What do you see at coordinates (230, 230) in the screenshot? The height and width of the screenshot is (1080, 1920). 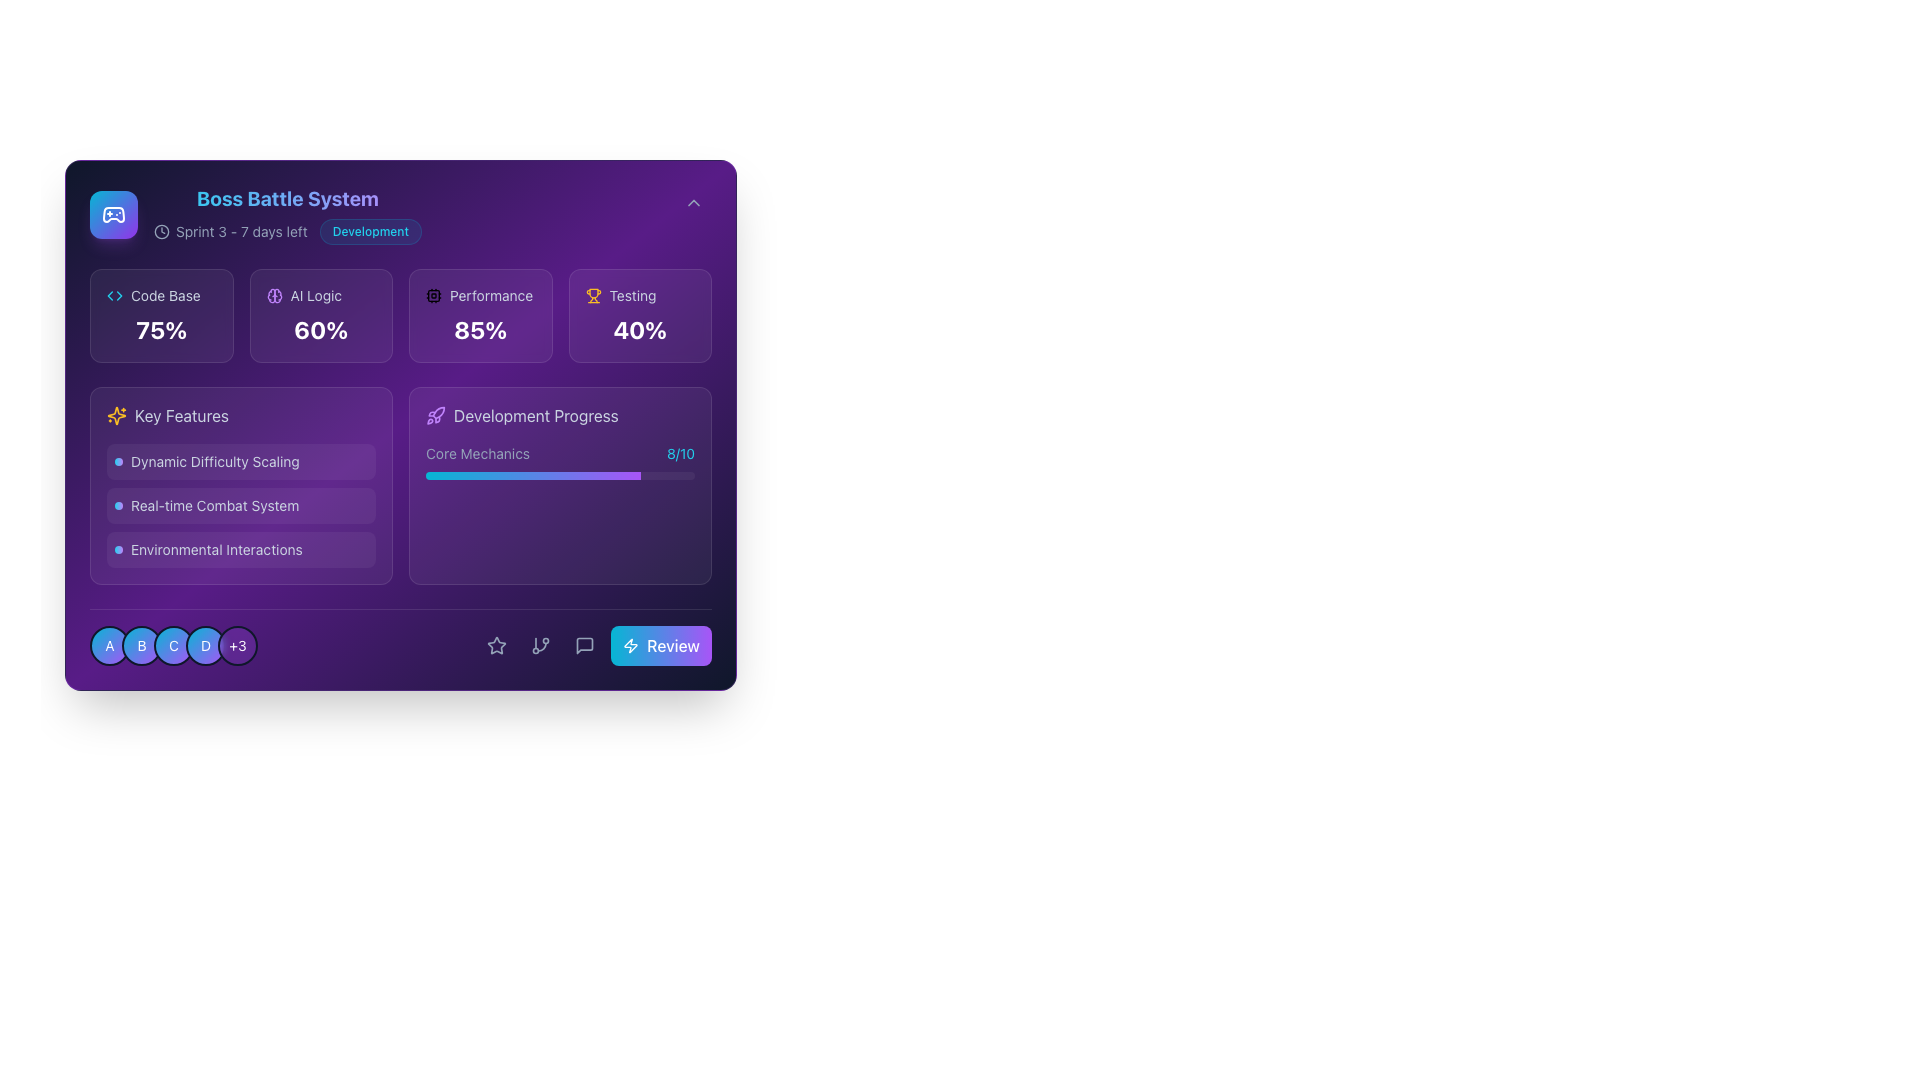 I see `text element providing information about the current sprint and time remaining, located to the left of the 'Development' label at the top of the user interface` at bounding box center [230, 230].